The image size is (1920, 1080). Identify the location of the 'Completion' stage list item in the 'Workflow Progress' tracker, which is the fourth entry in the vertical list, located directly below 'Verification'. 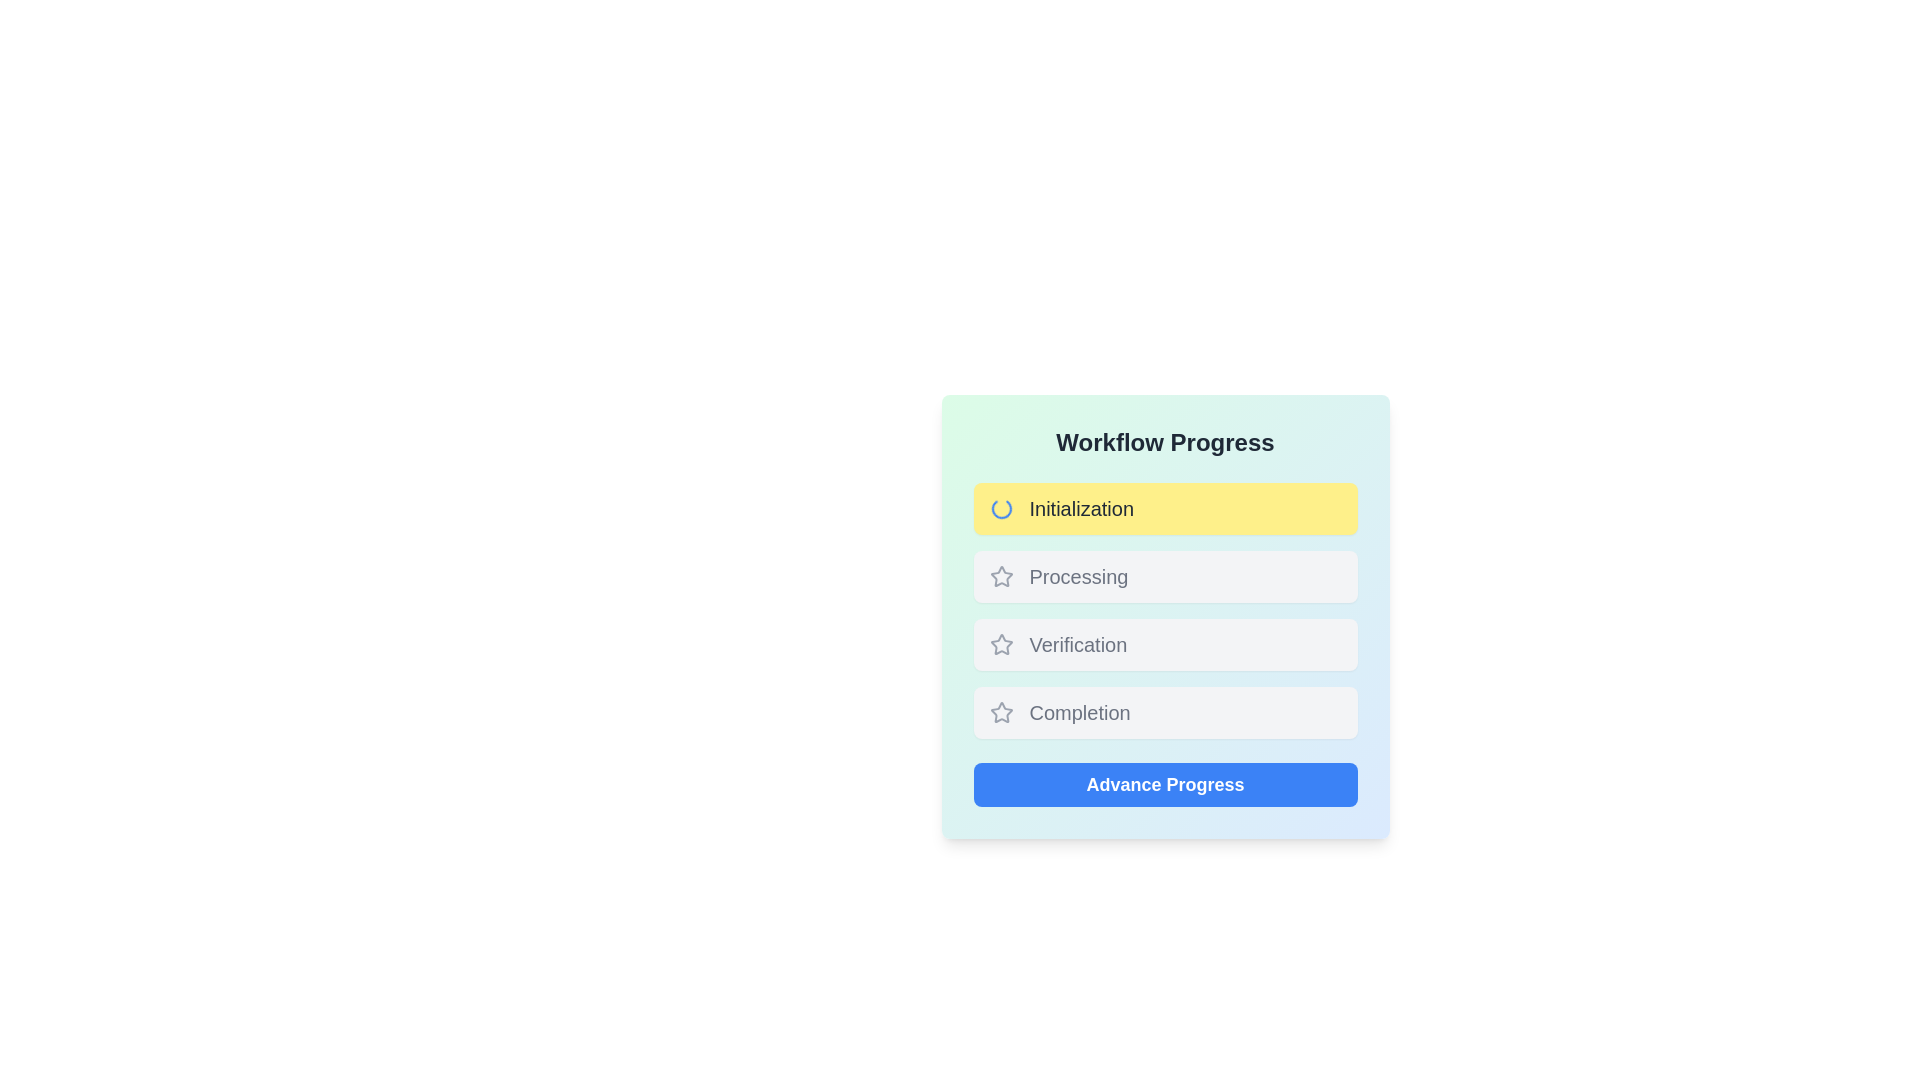
(1165, 712).